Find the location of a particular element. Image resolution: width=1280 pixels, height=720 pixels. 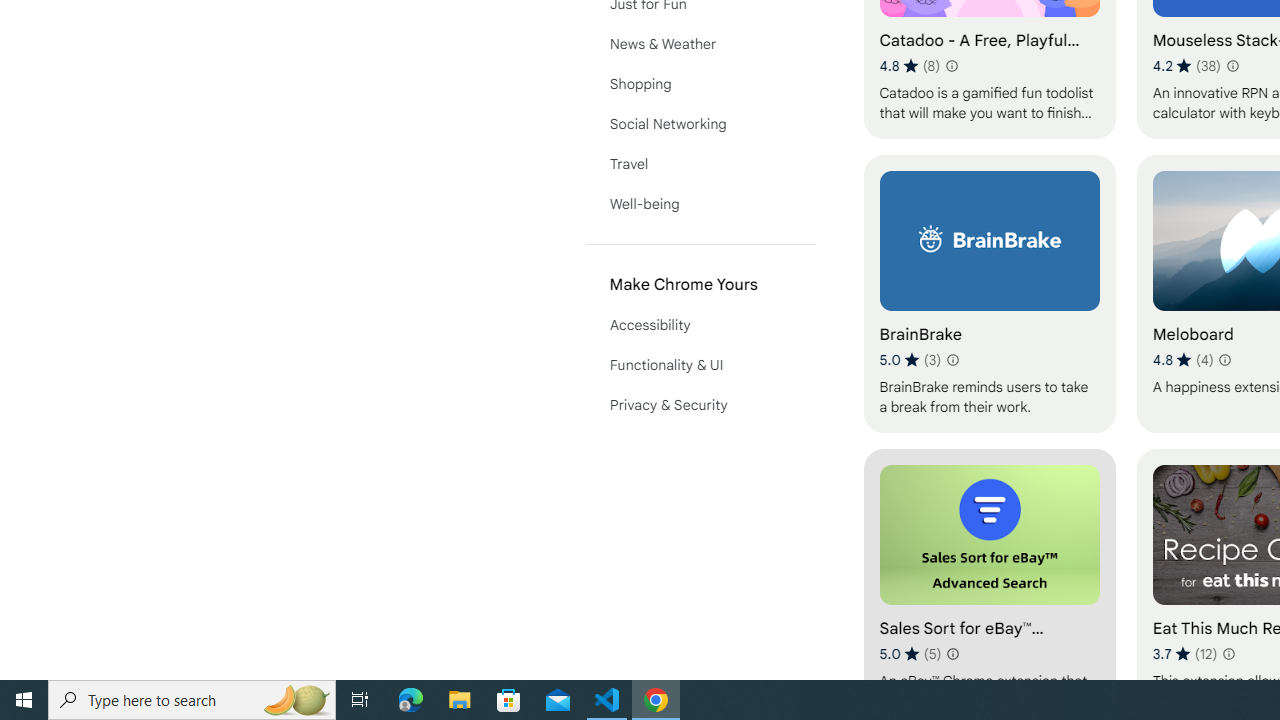

'Social Networking' is located at coordinates (700, 123).